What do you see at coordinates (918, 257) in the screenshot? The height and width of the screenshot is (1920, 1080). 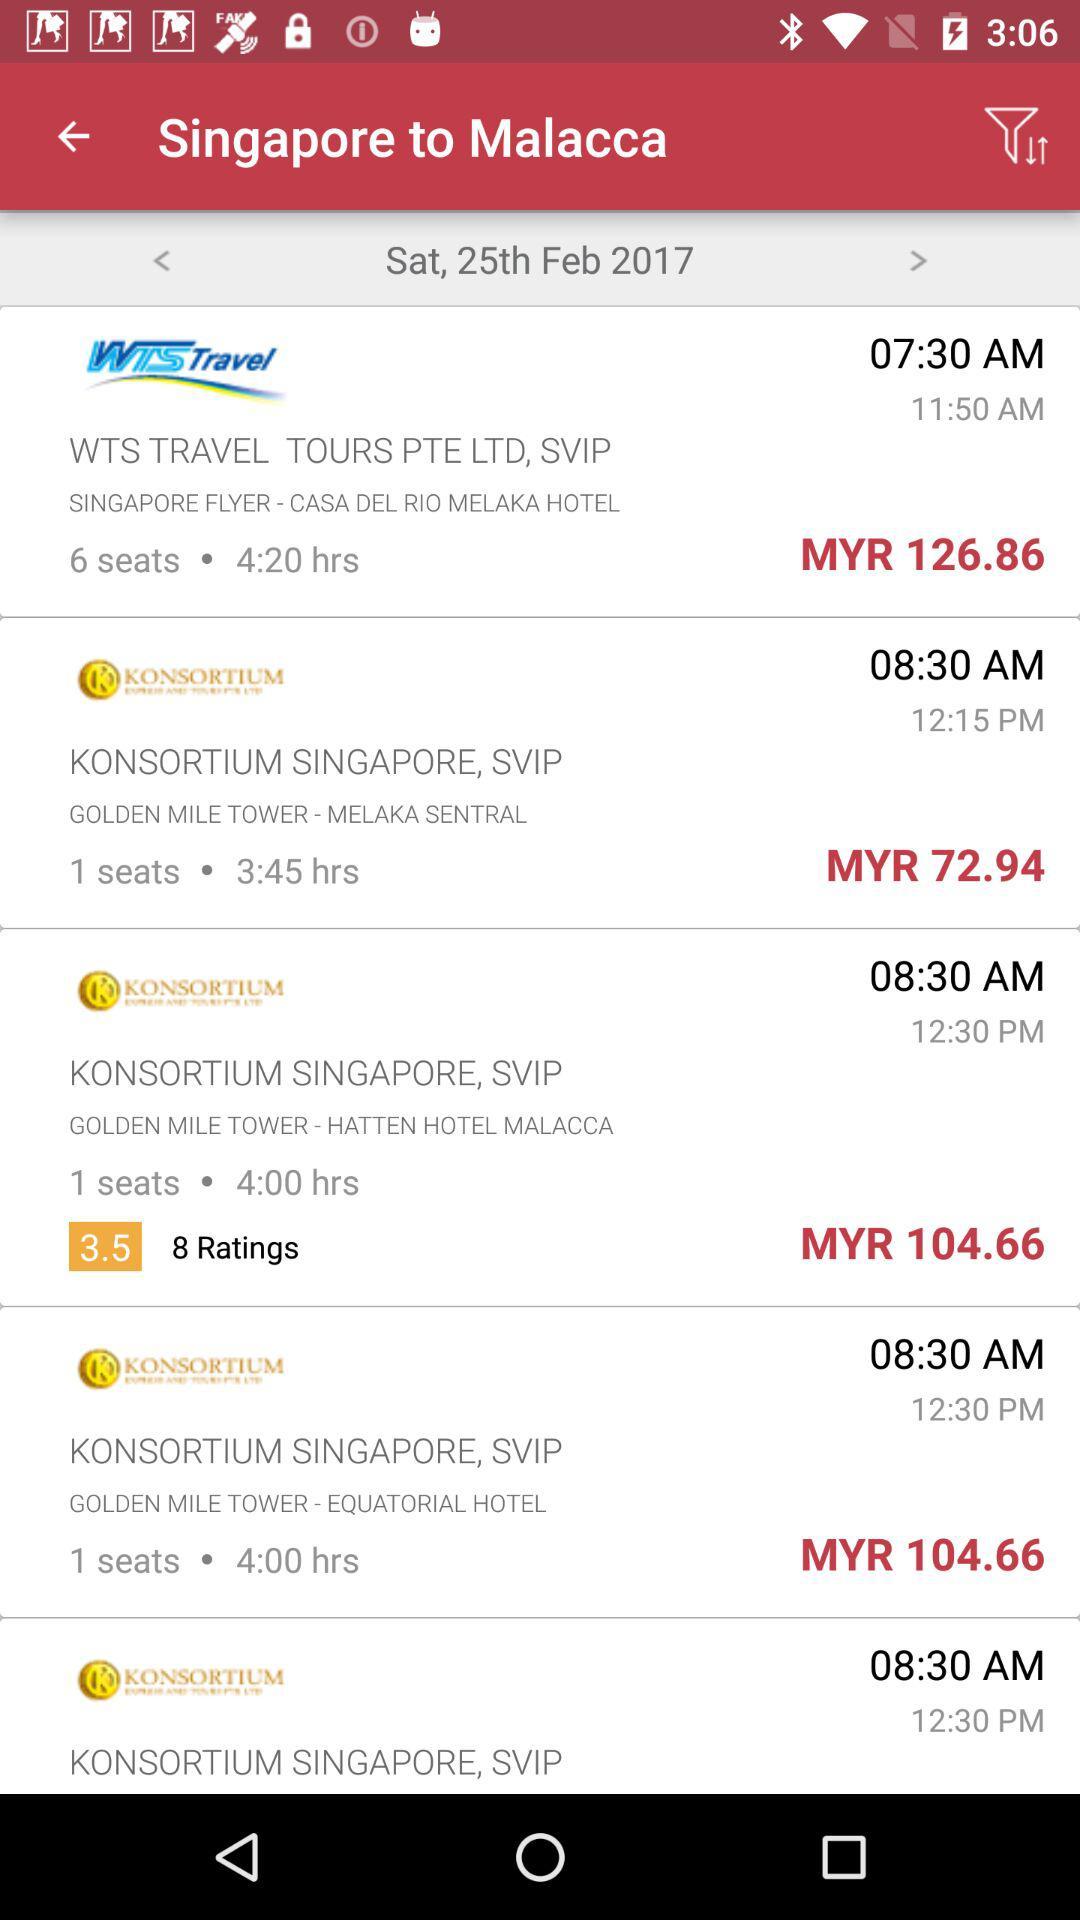 I see `next days events` at bounding box center [918, 257].